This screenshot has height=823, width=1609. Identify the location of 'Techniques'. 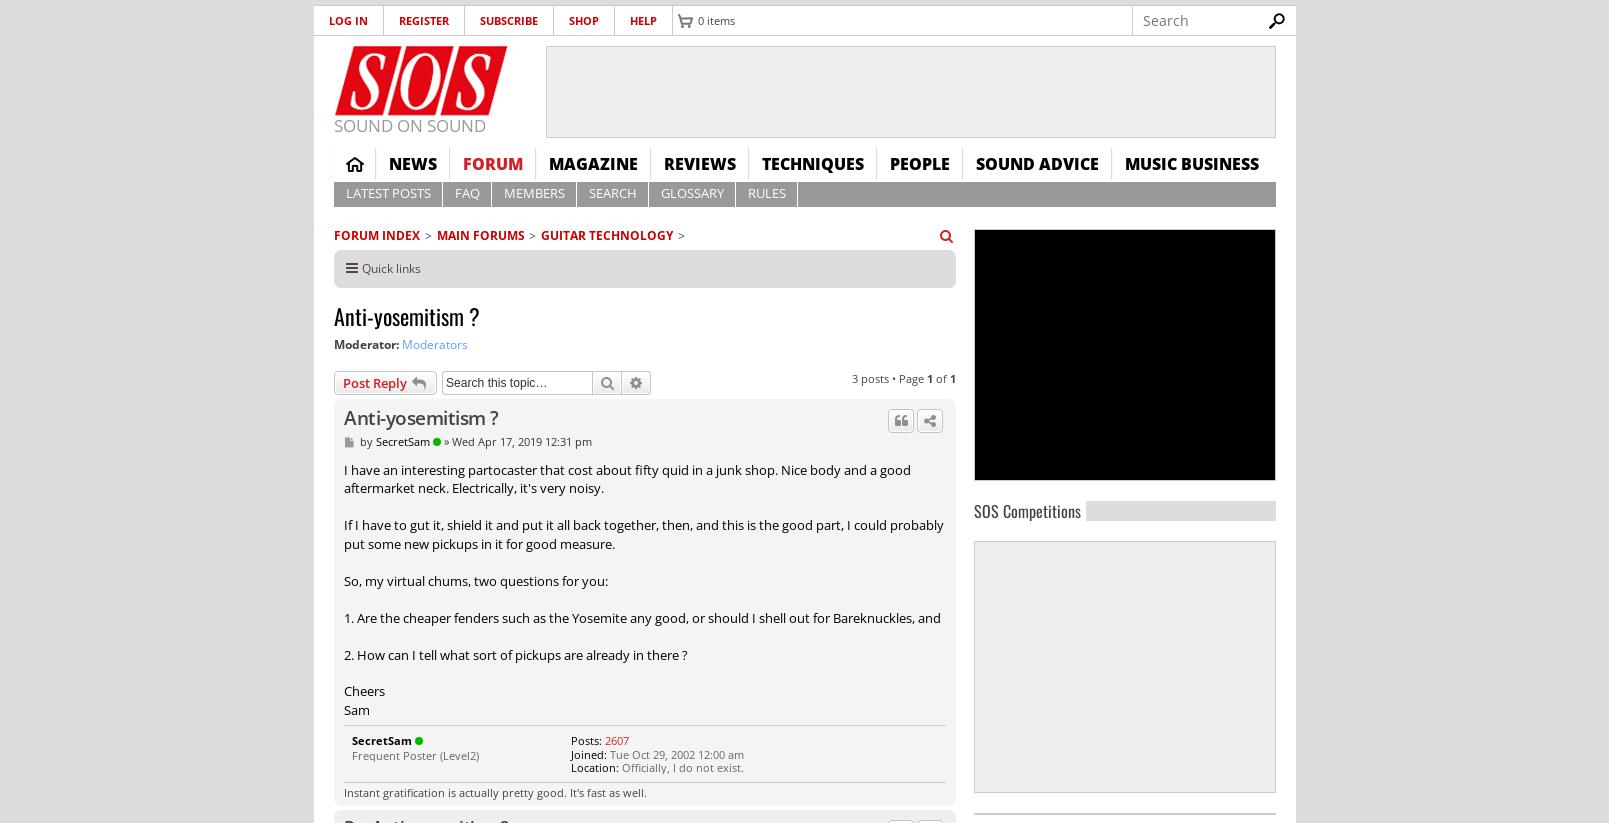
(760, 163).